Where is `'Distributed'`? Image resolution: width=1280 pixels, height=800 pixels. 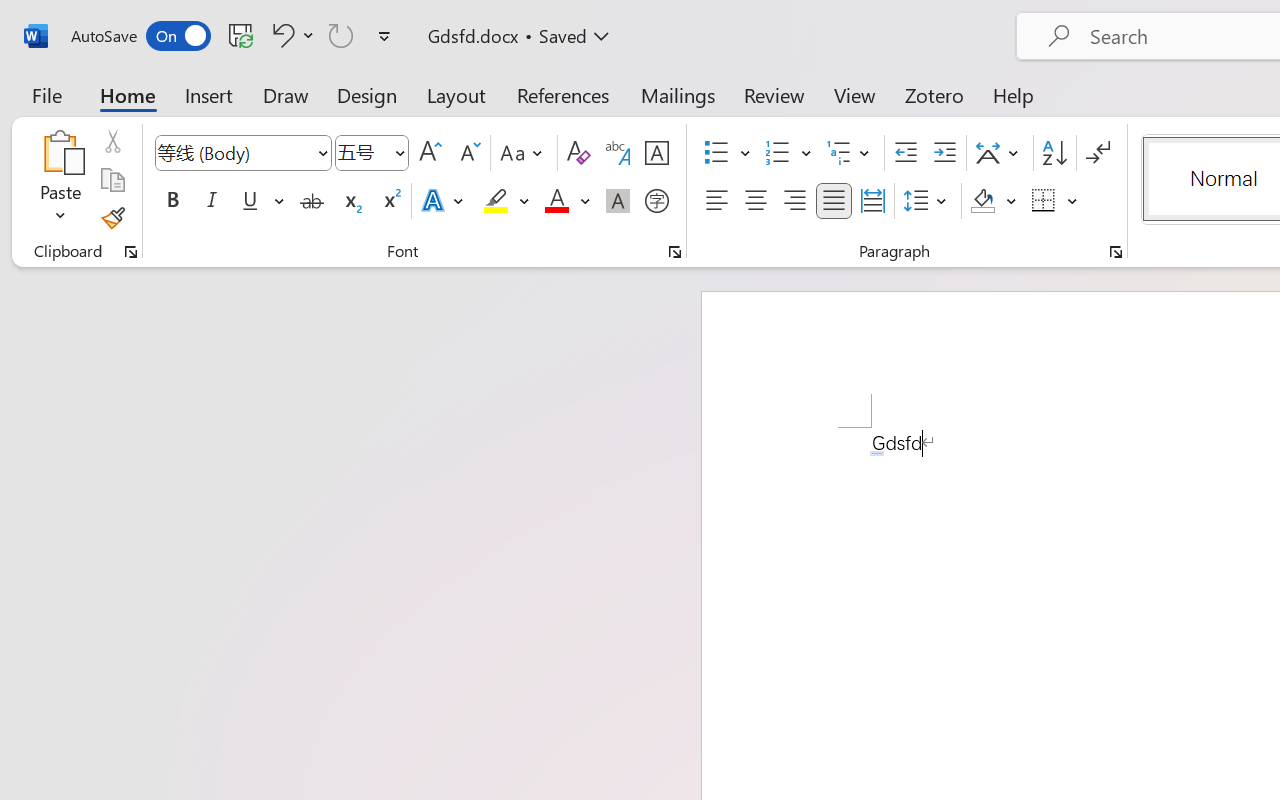 'Distributed' is located at coordinates (872, 201).